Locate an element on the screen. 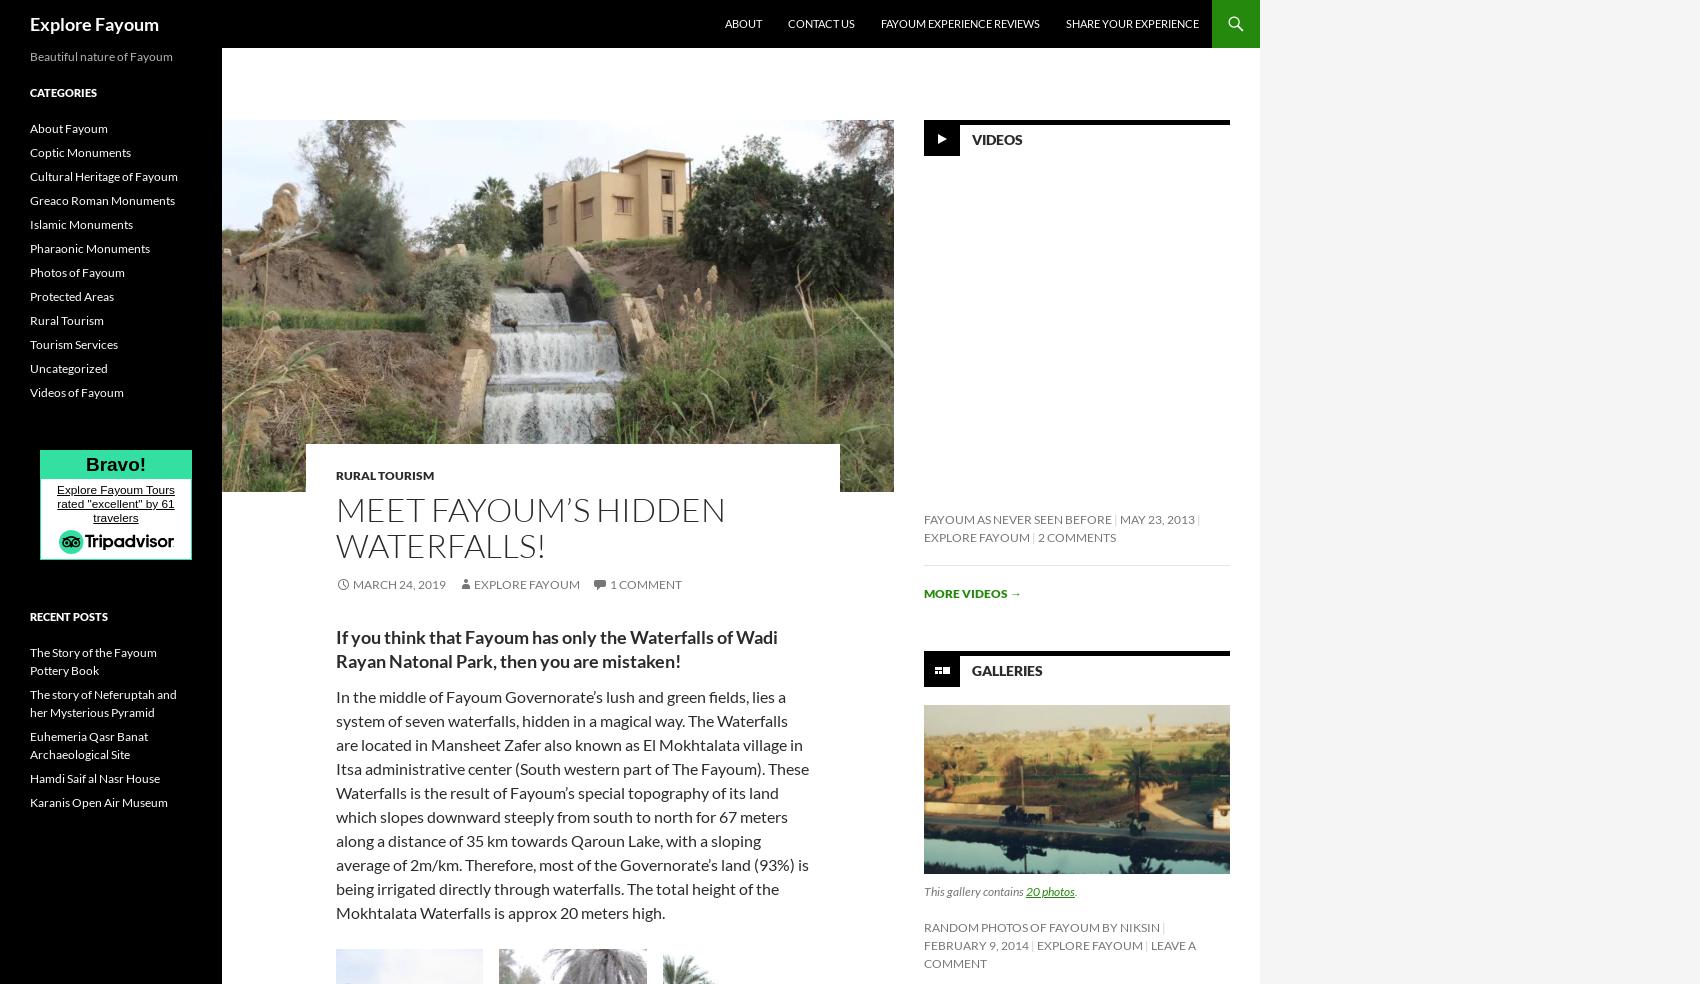  '2 Comments' is located at coordinates (1076, 536).